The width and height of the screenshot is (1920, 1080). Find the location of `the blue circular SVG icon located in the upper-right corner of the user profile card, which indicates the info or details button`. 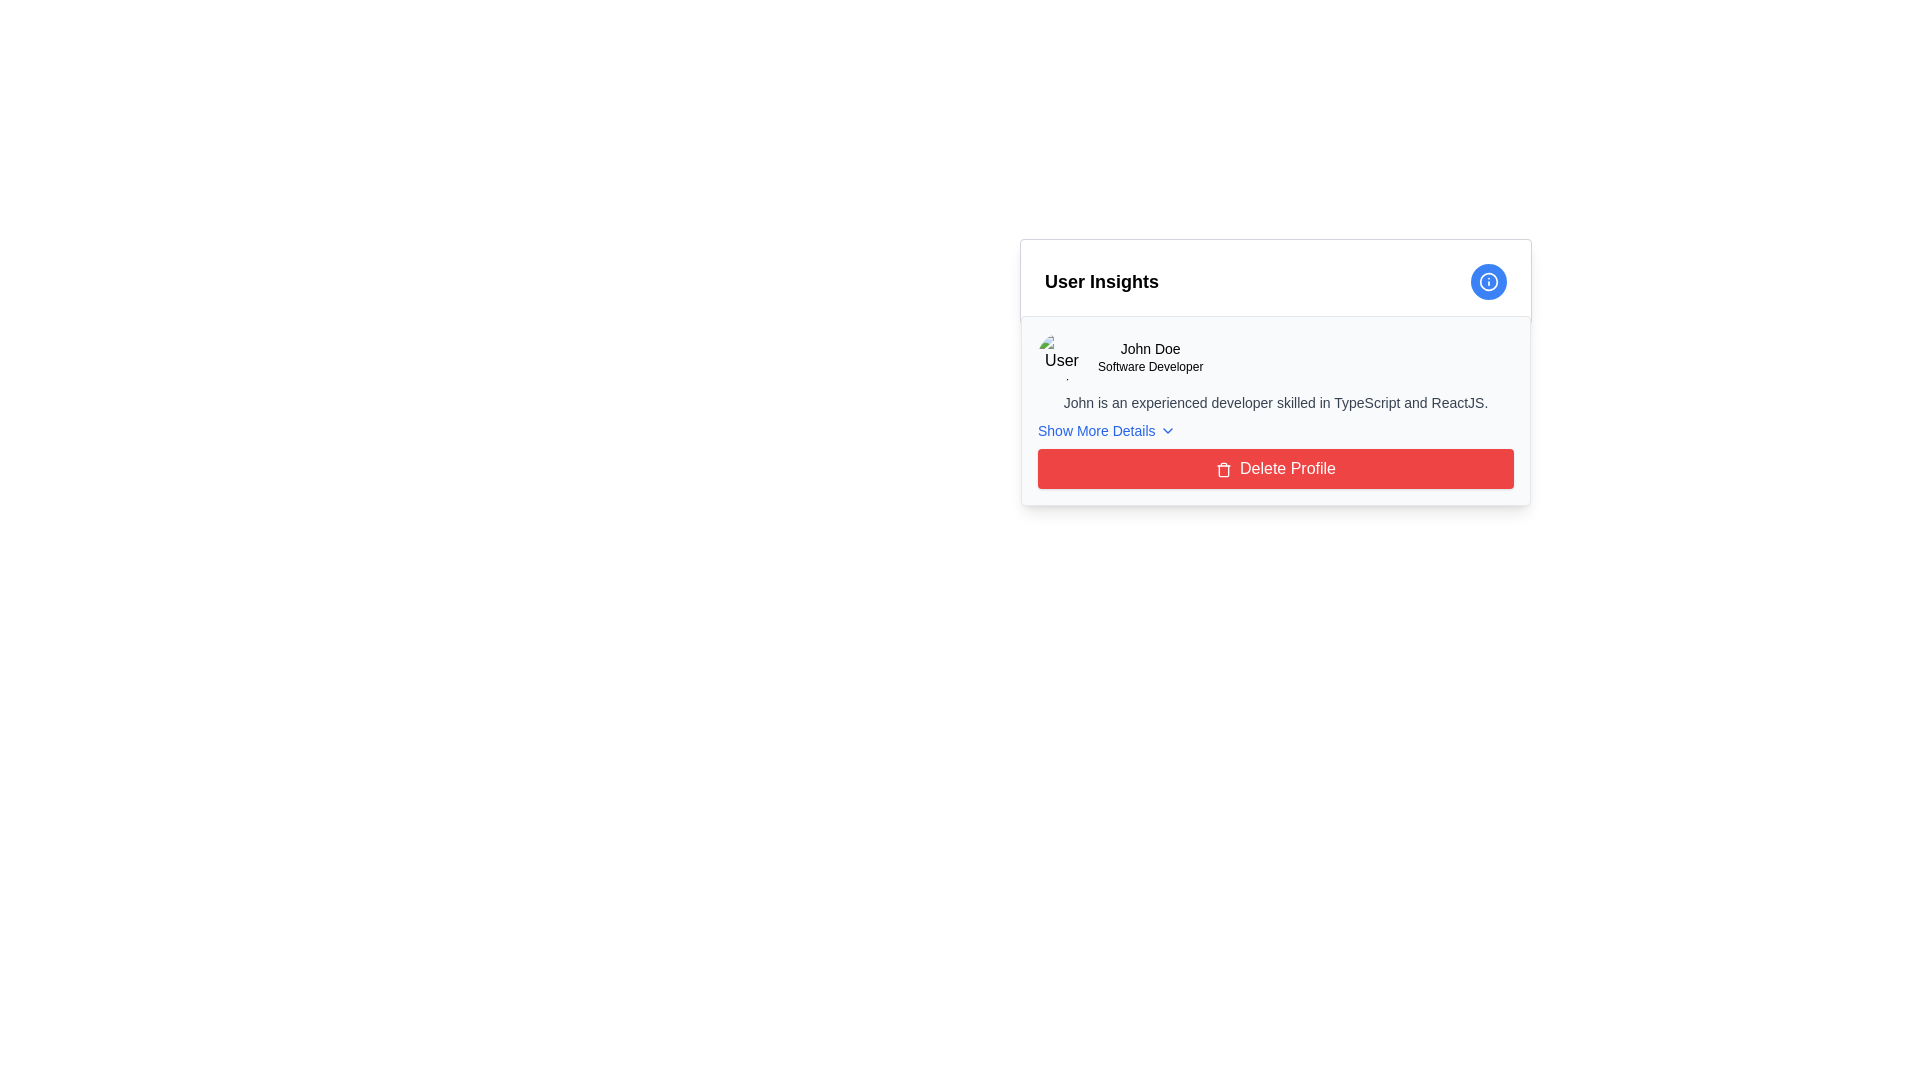

the blue circular SVG icon located in the upper-right corner of the user profile card, which indicates the info or details button is located at coordinates (1488, 281).